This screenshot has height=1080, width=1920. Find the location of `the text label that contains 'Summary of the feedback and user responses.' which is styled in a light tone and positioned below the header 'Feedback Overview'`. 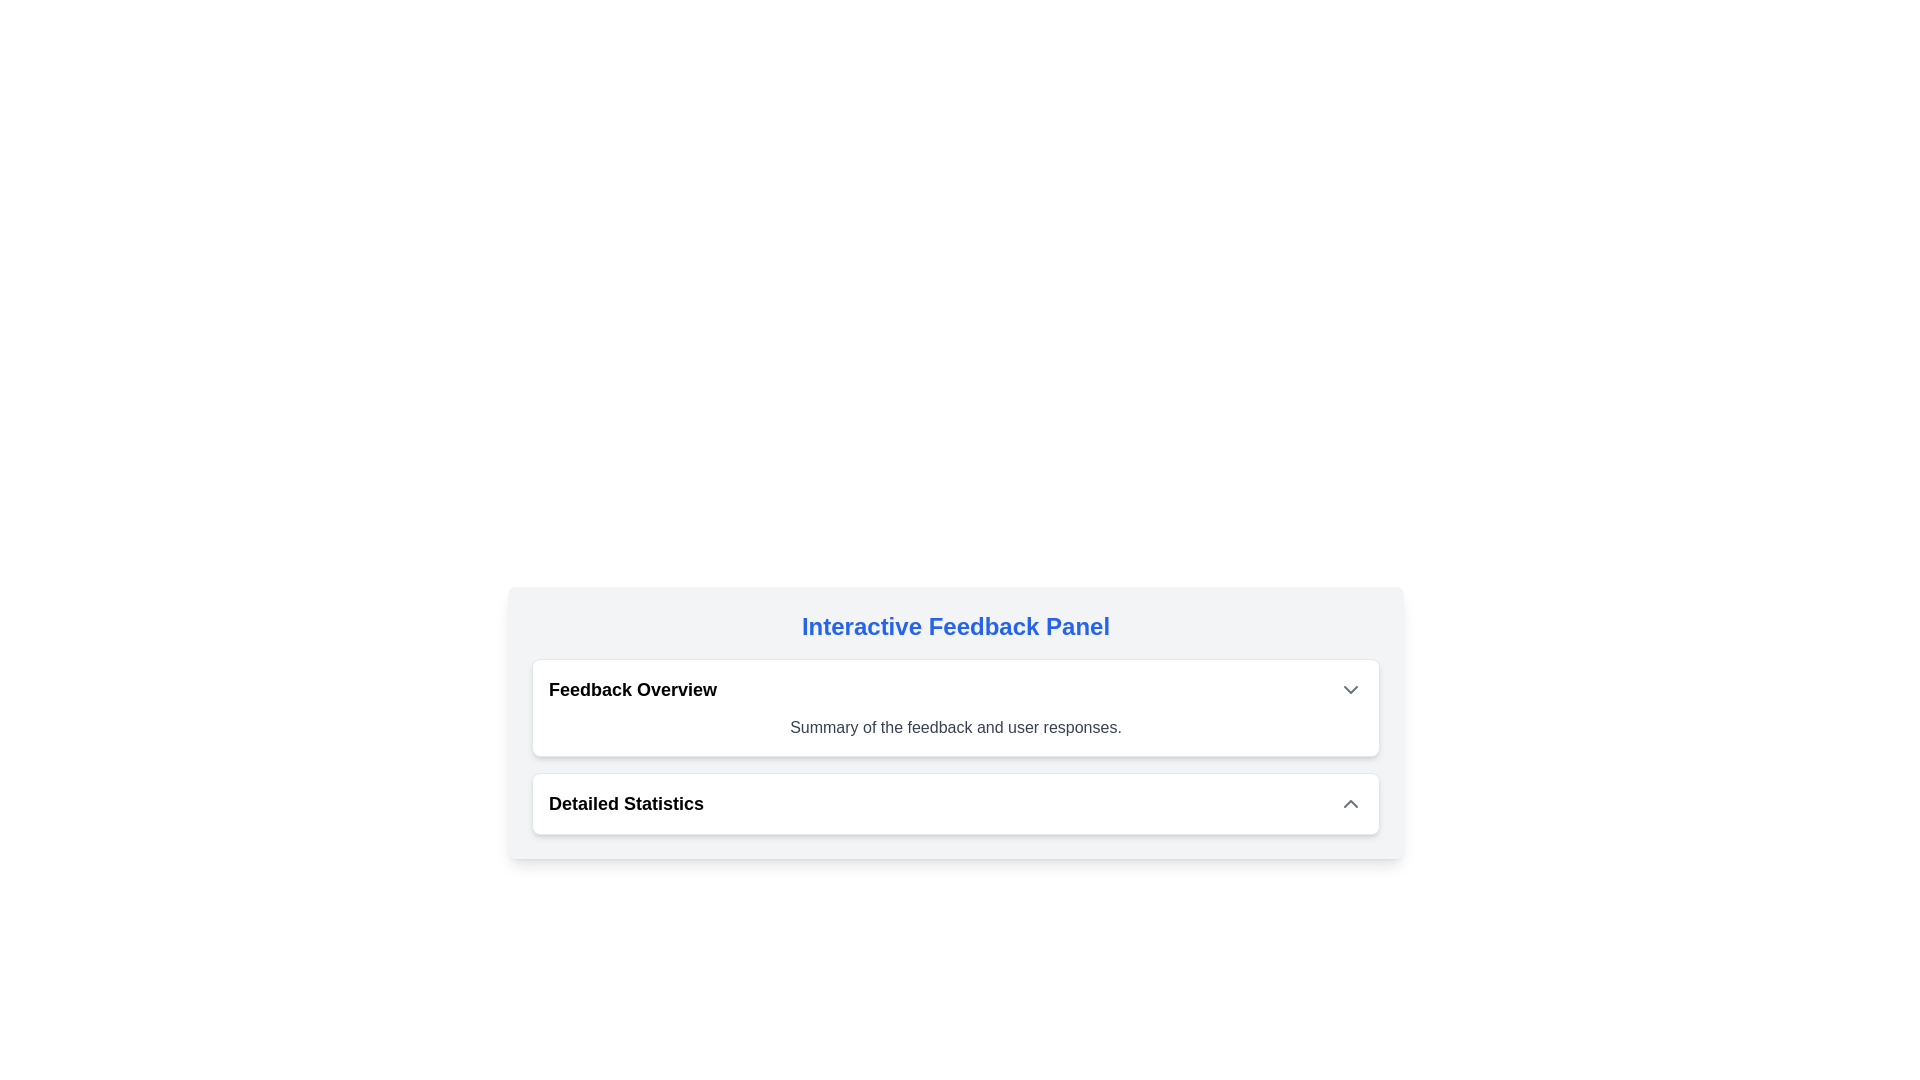

the text label that contains 'Summary of the feedback and user responses.' which is styled in a light tone and positioned below the header 'Feedback Overview' is located at coordinates (954, 728).